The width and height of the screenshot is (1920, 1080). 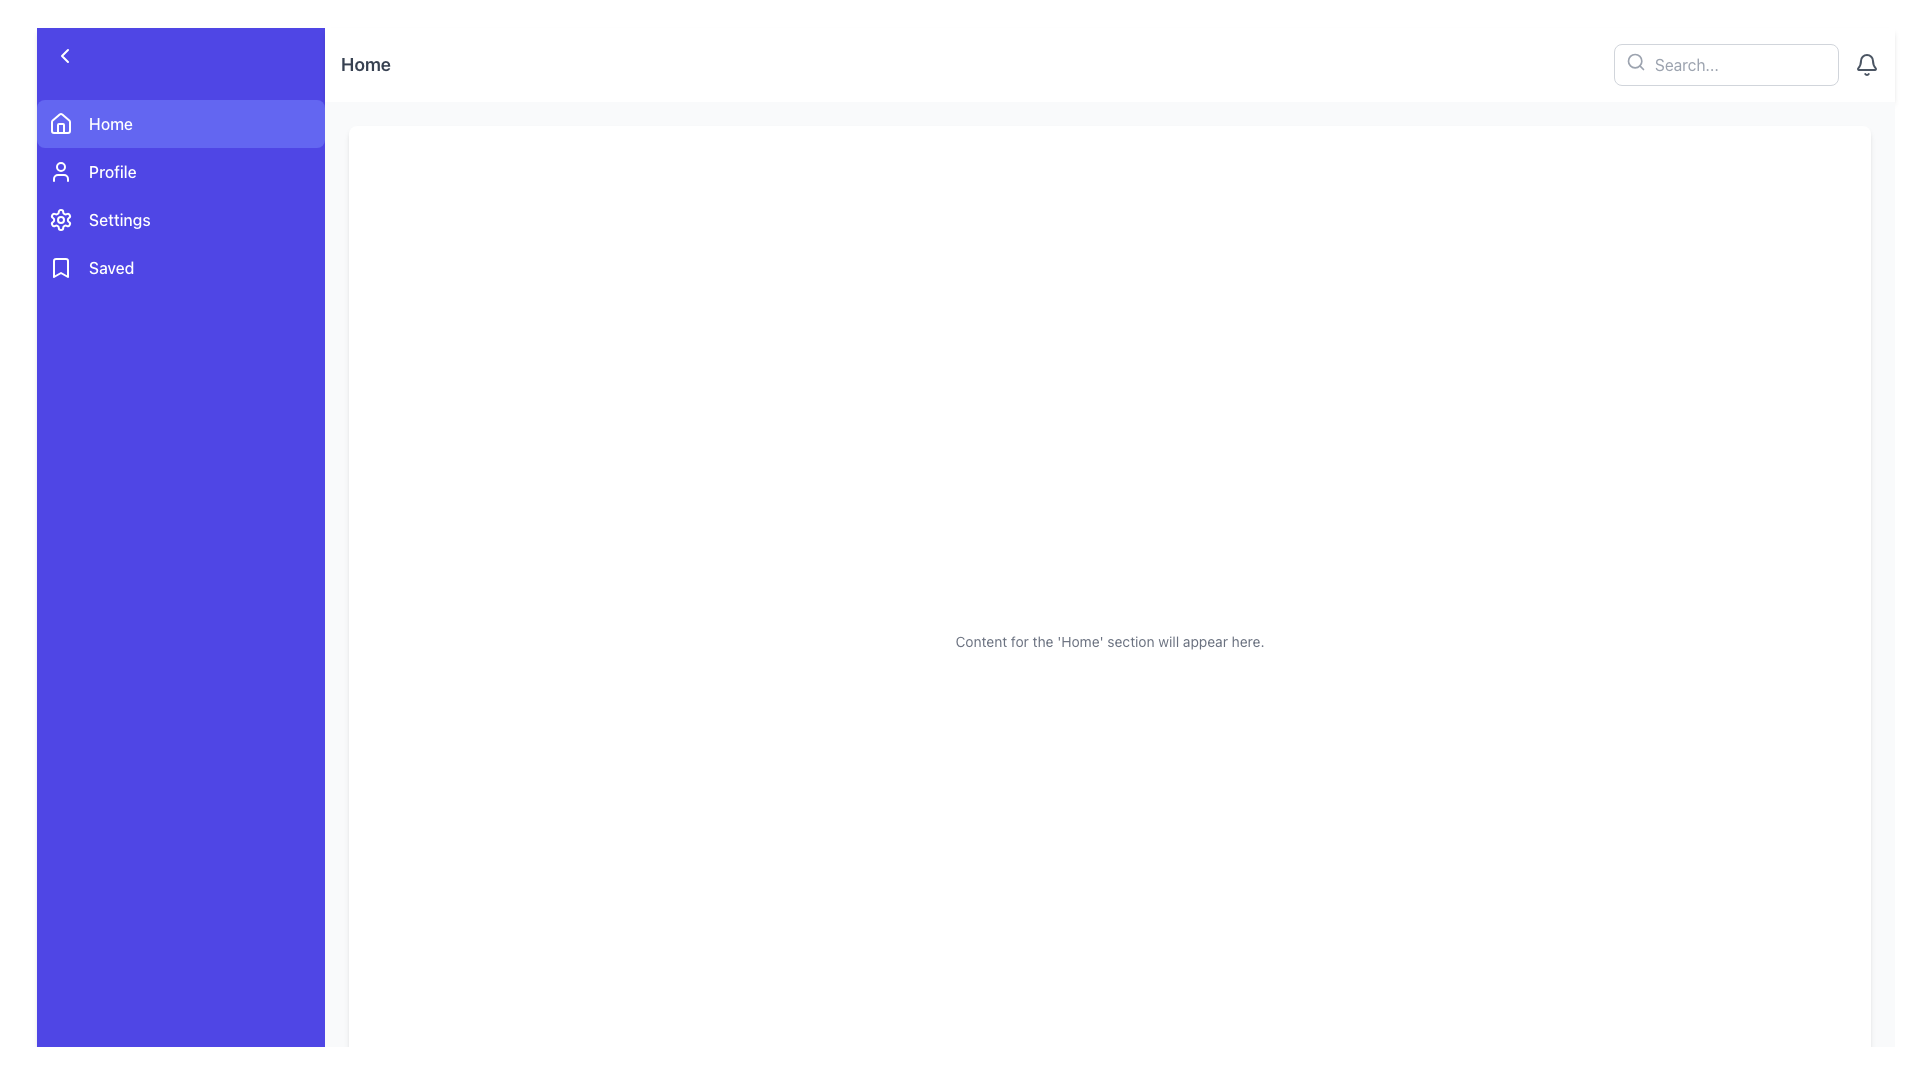 What do you see at coordinates (181, 266) in the screenshot?
I see `the 'Saved' navigation button` at bounding box center [181, 266].